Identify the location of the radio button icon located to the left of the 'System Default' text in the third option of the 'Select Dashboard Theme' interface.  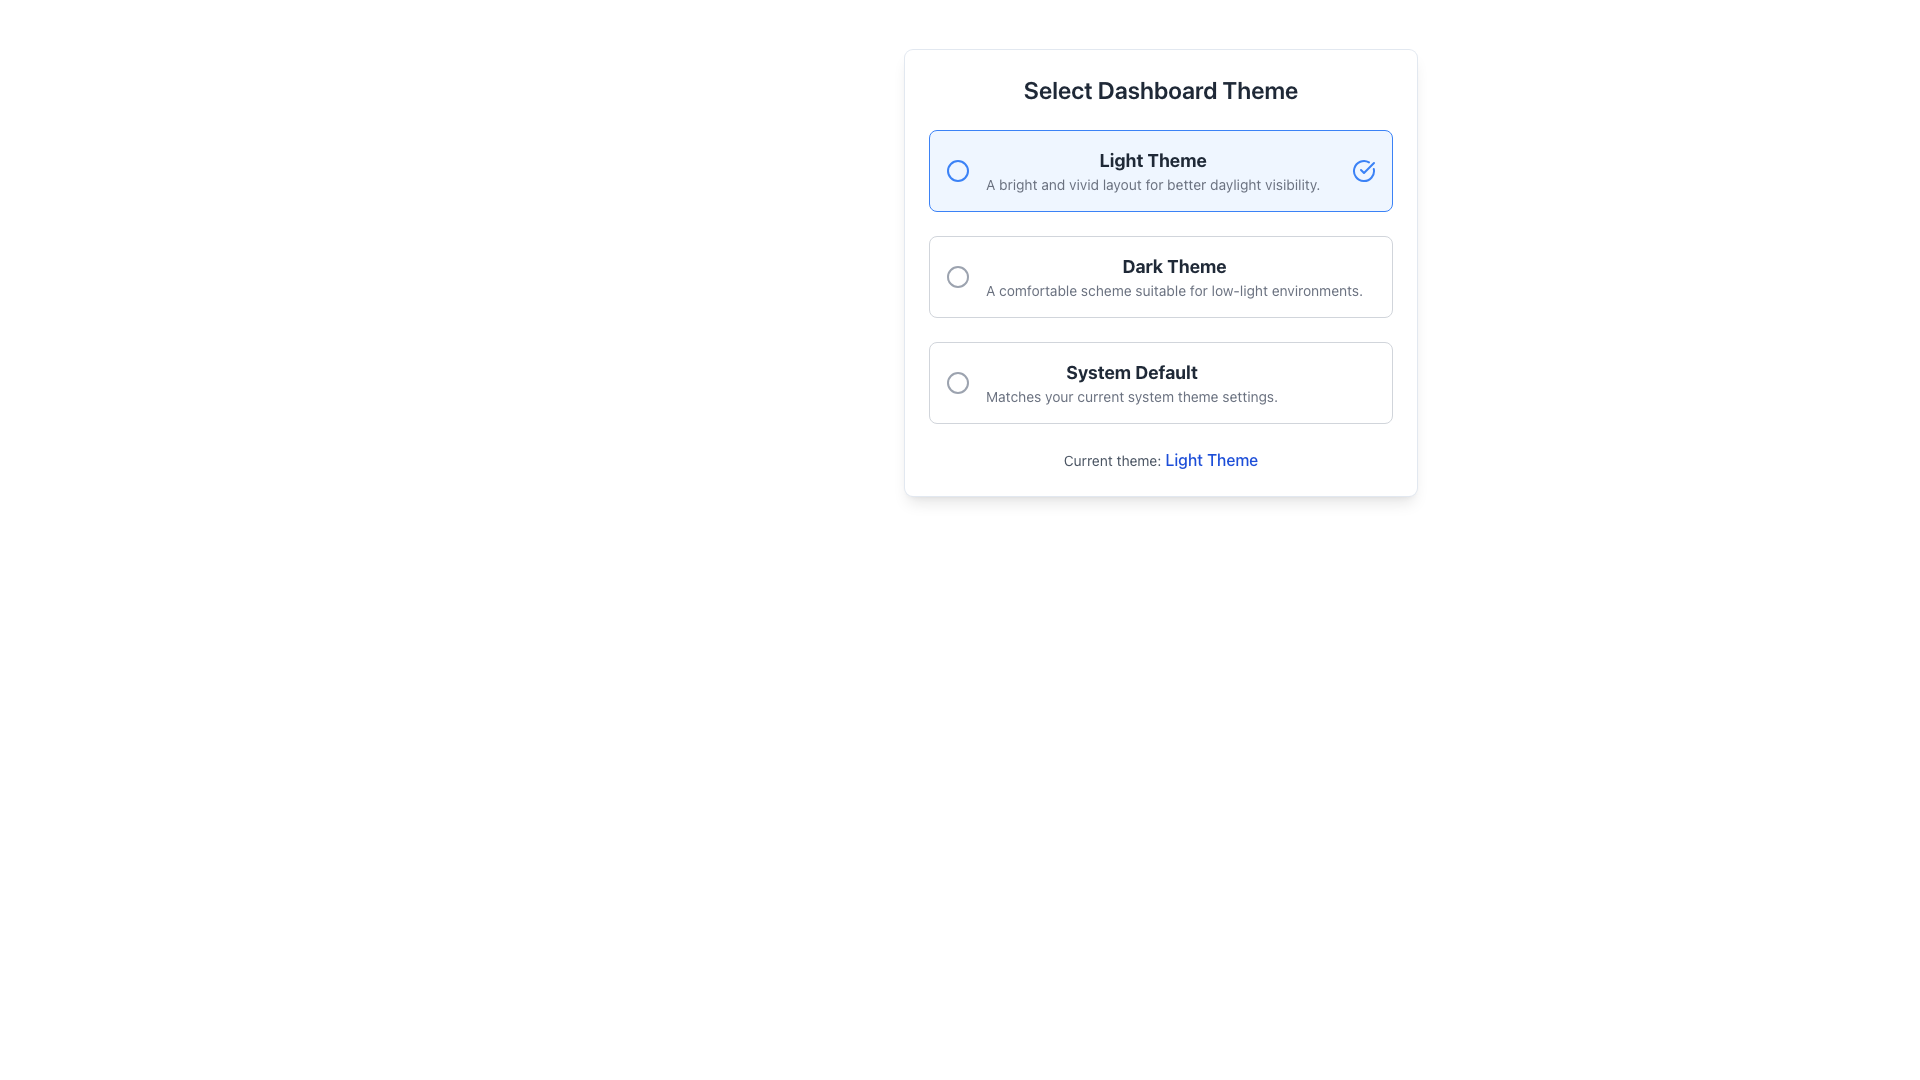
(957, 382).